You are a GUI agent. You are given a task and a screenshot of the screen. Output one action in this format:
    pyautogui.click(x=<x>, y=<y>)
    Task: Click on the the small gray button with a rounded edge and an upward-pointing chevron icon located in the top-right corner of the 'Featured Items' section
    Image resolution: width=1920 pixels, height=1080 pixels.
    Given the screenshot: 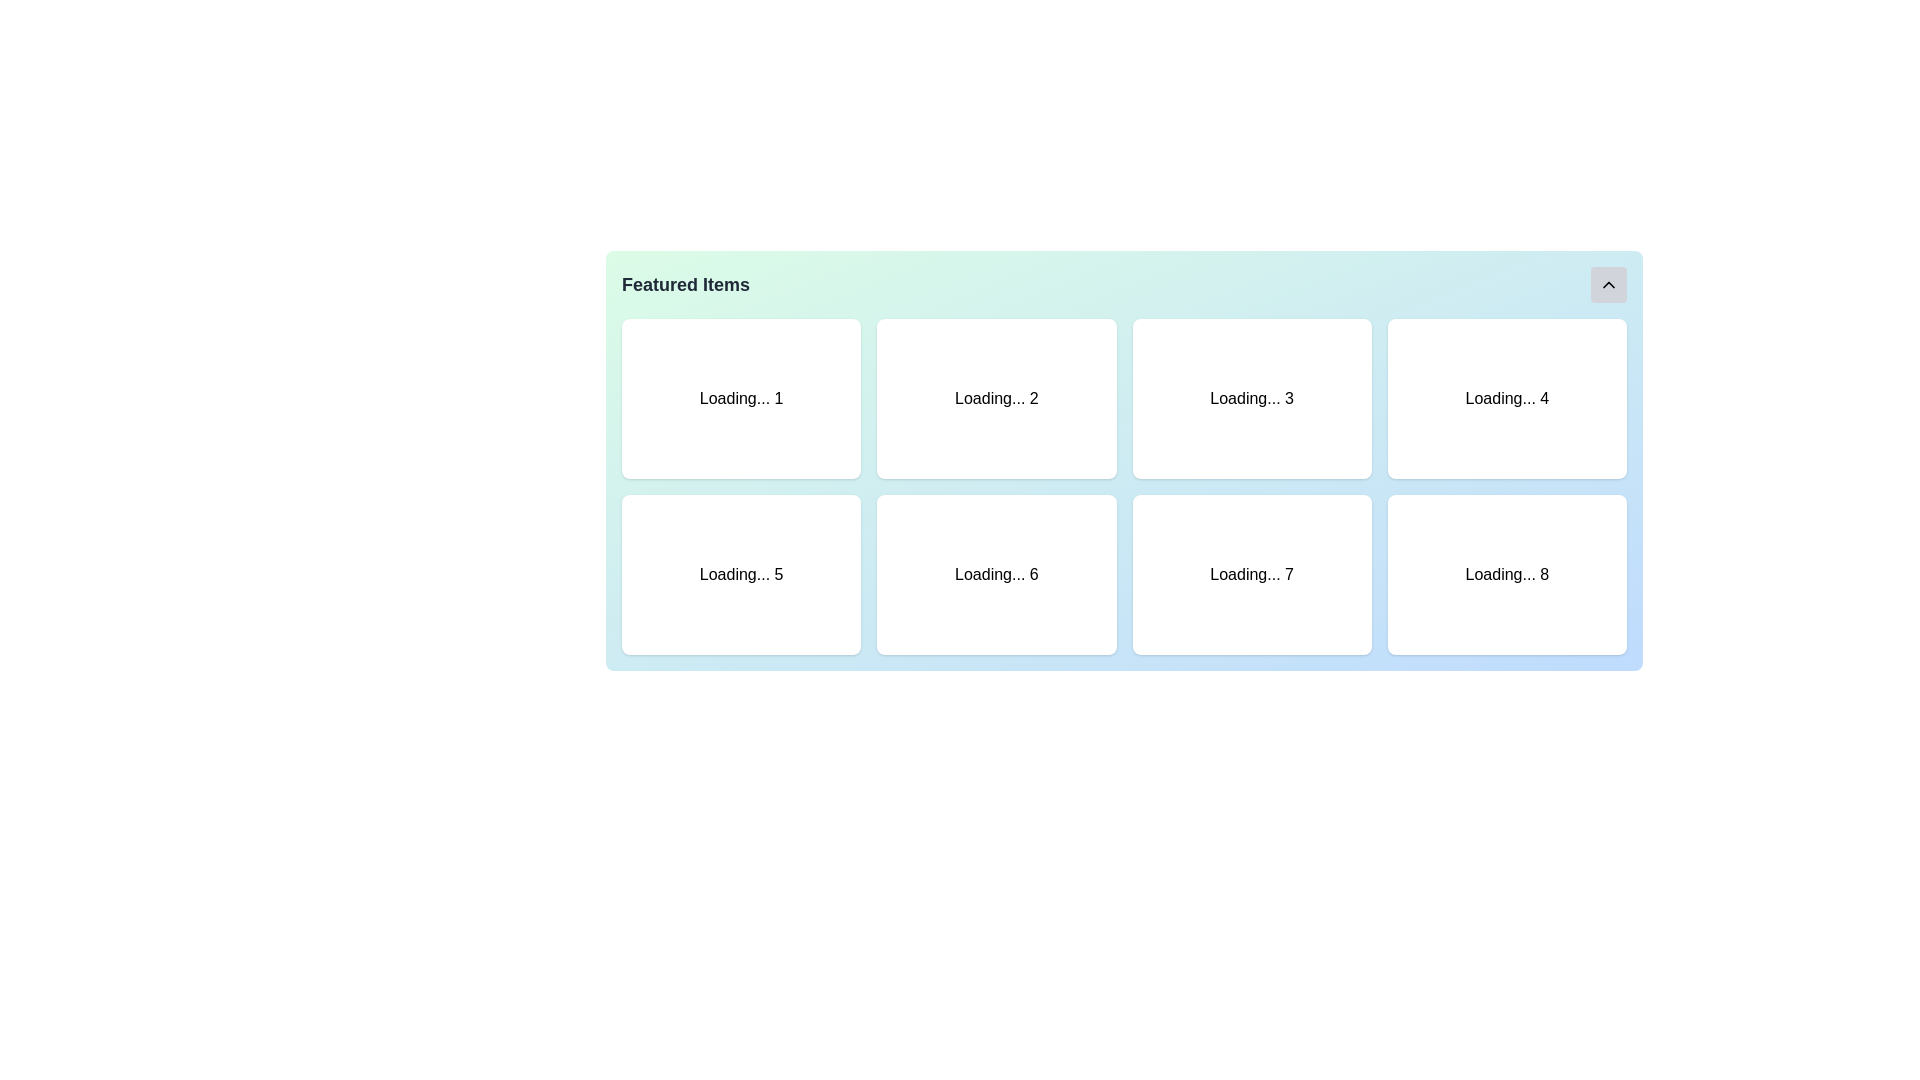 What is the action you would take?
    pyautogui.click(x=1608, y=285)
    